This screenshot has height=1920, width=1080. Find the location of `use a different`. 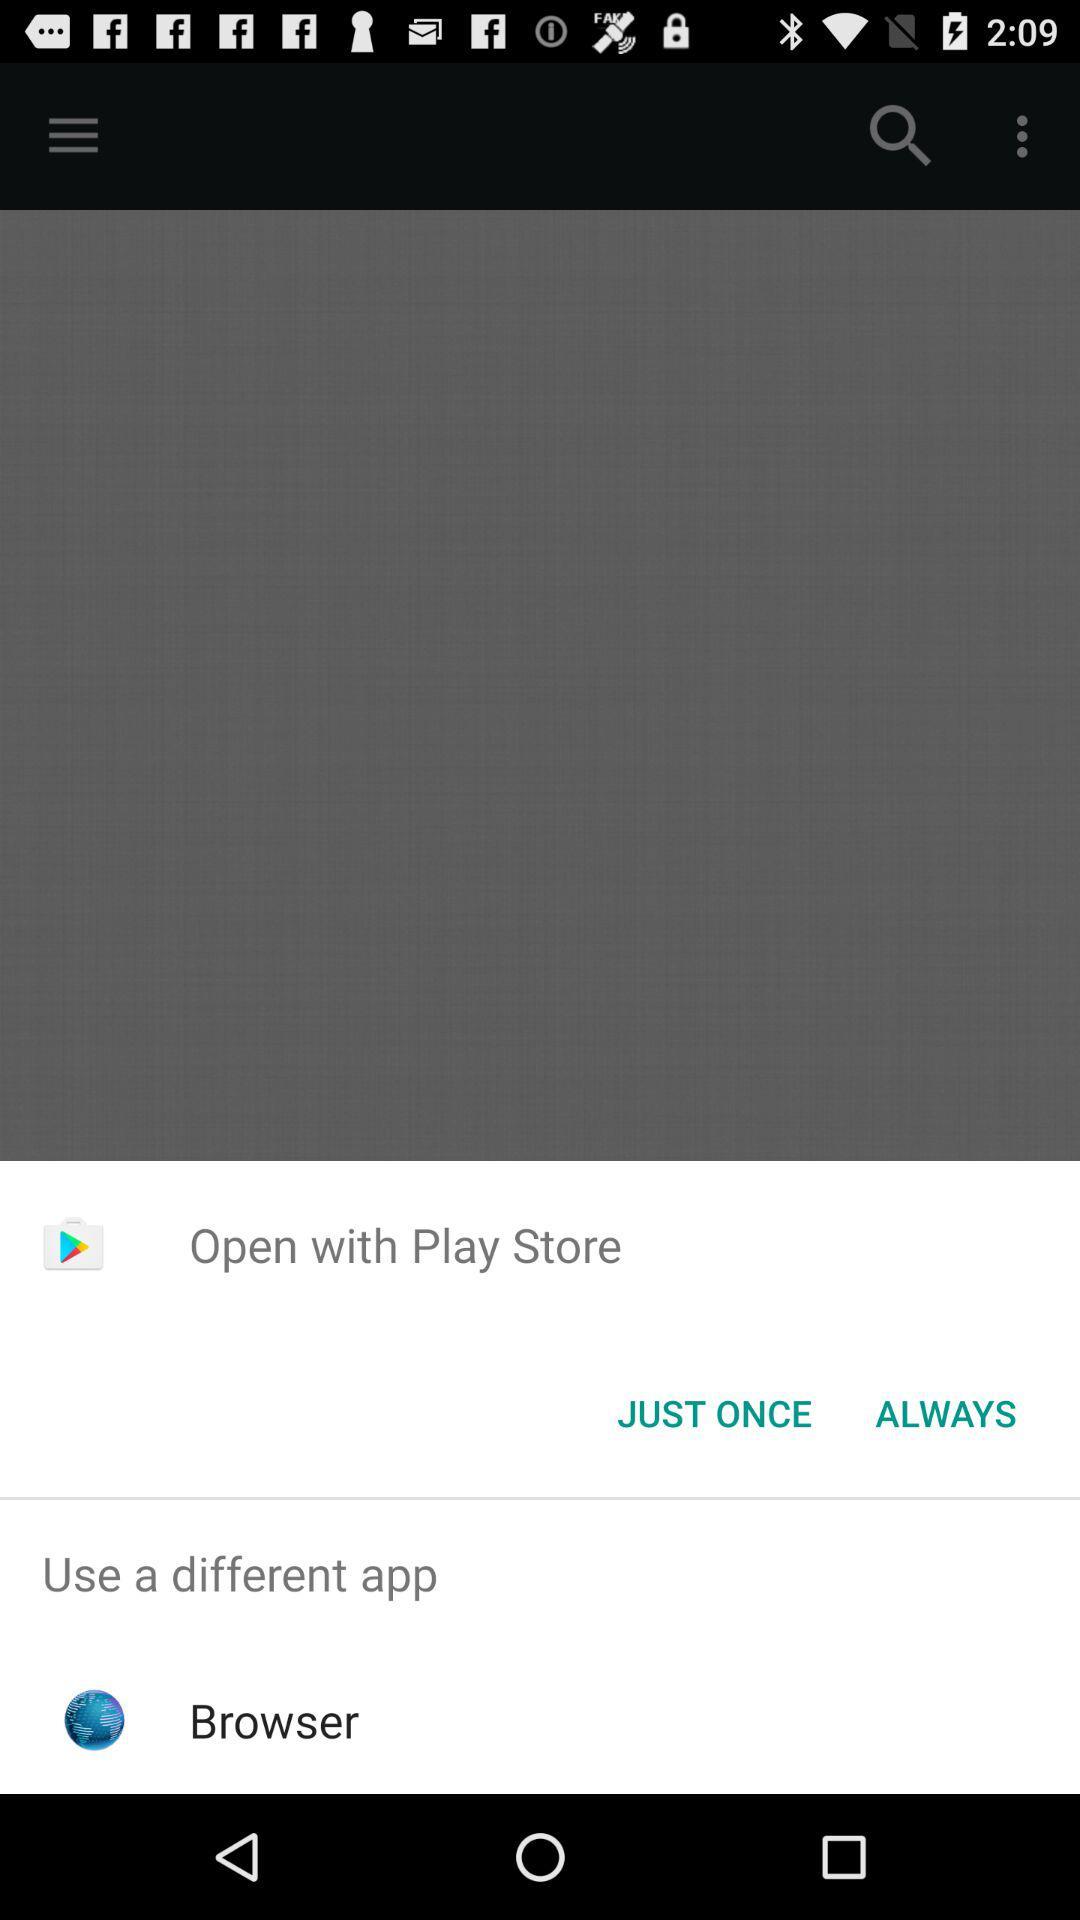

use a different is located at coordinates (540, 1572).